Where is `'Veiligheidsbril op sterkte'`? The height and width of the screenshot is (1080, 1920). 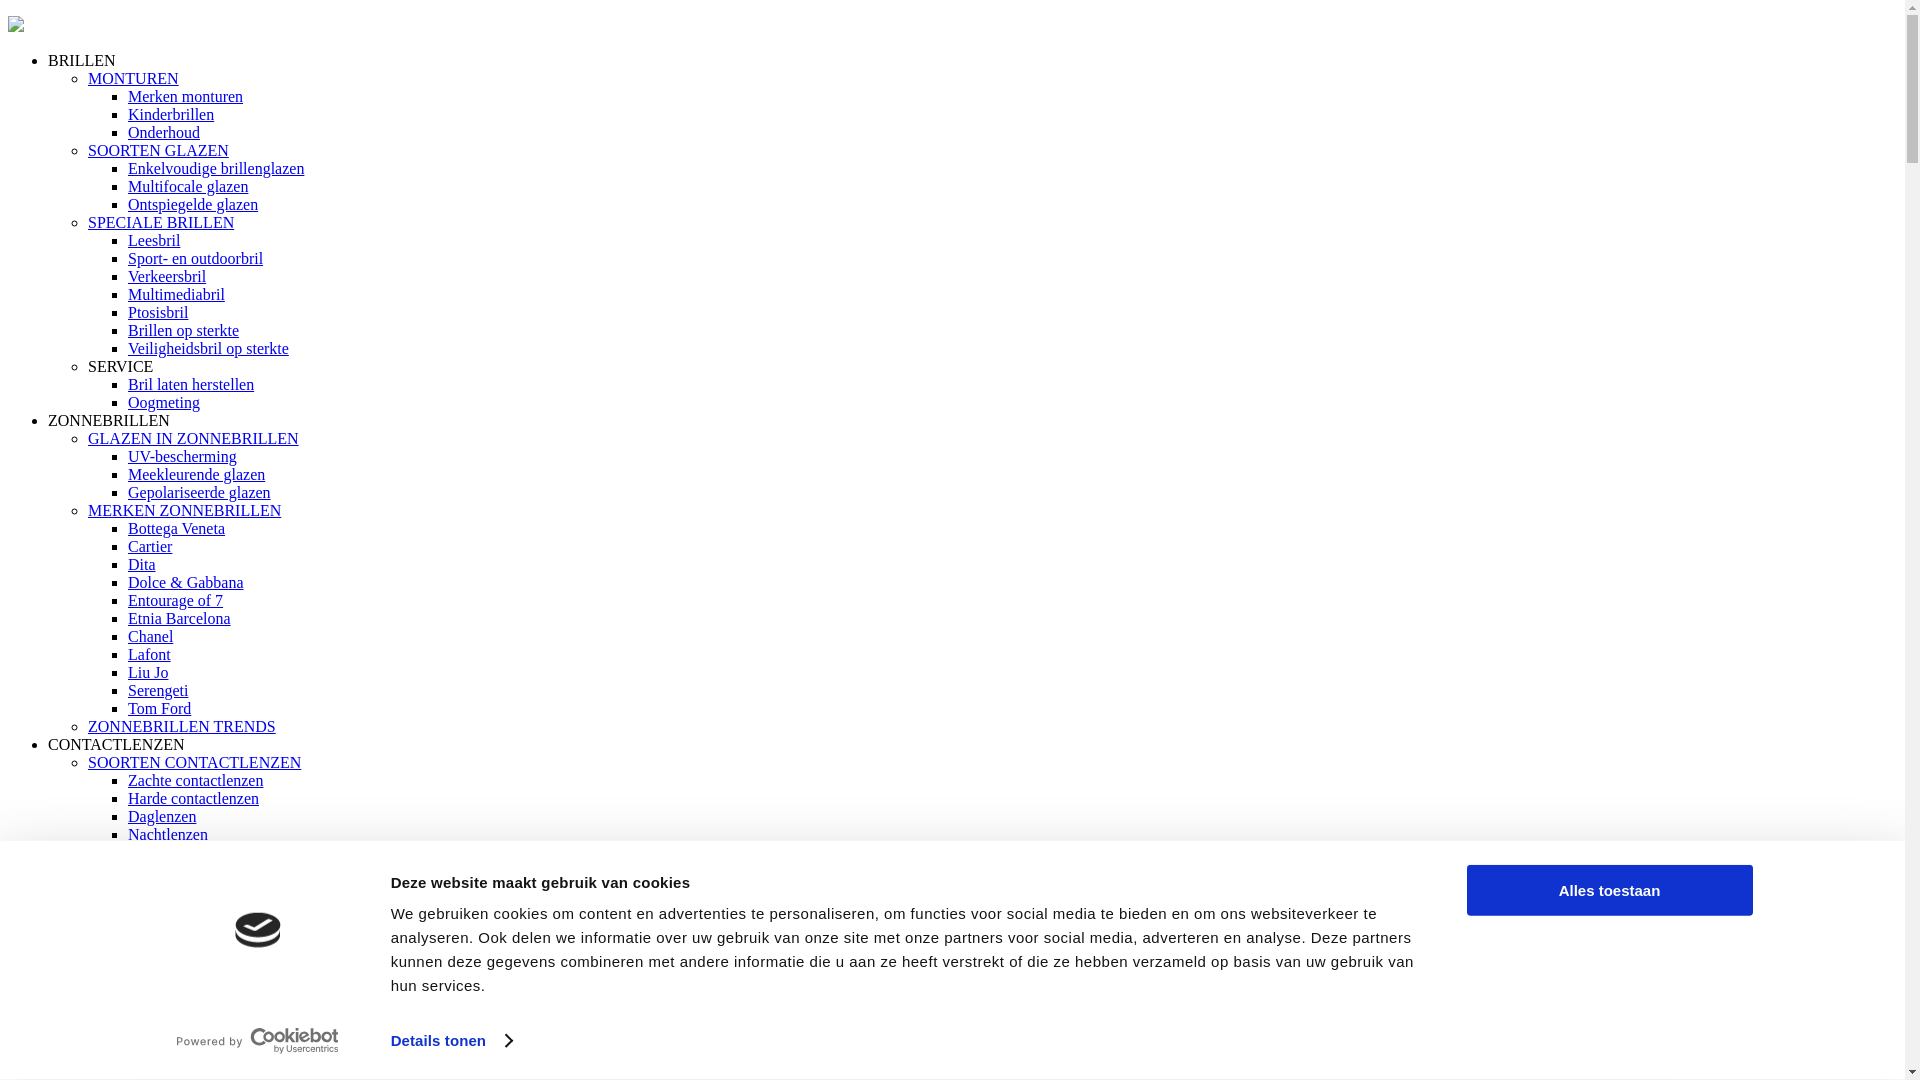 'Veiligheidsbril op sterkte' is located at coordinates (208, 347).